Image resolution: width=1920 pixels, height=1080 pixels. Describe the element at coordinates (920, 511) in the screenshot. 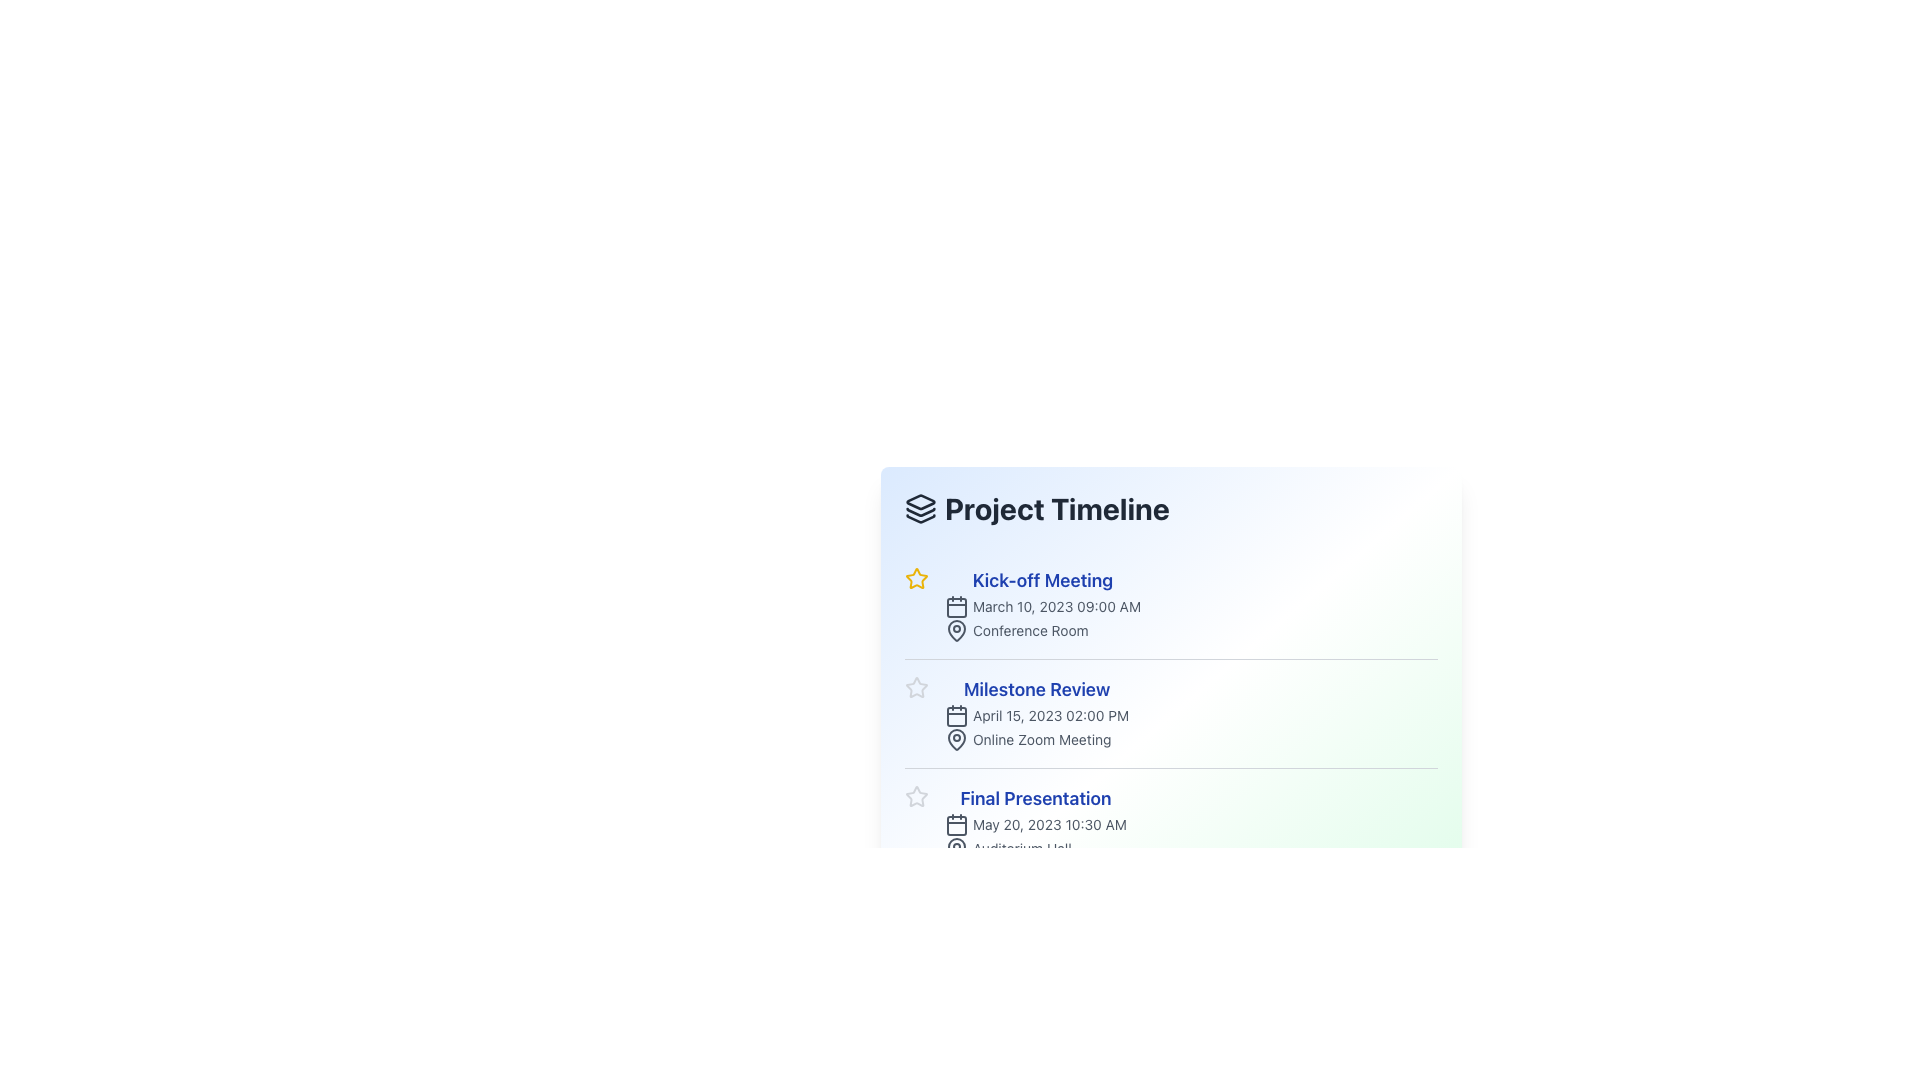

I see `the middle layer icon graphic representing layers in the Project Timeline section` at that location.